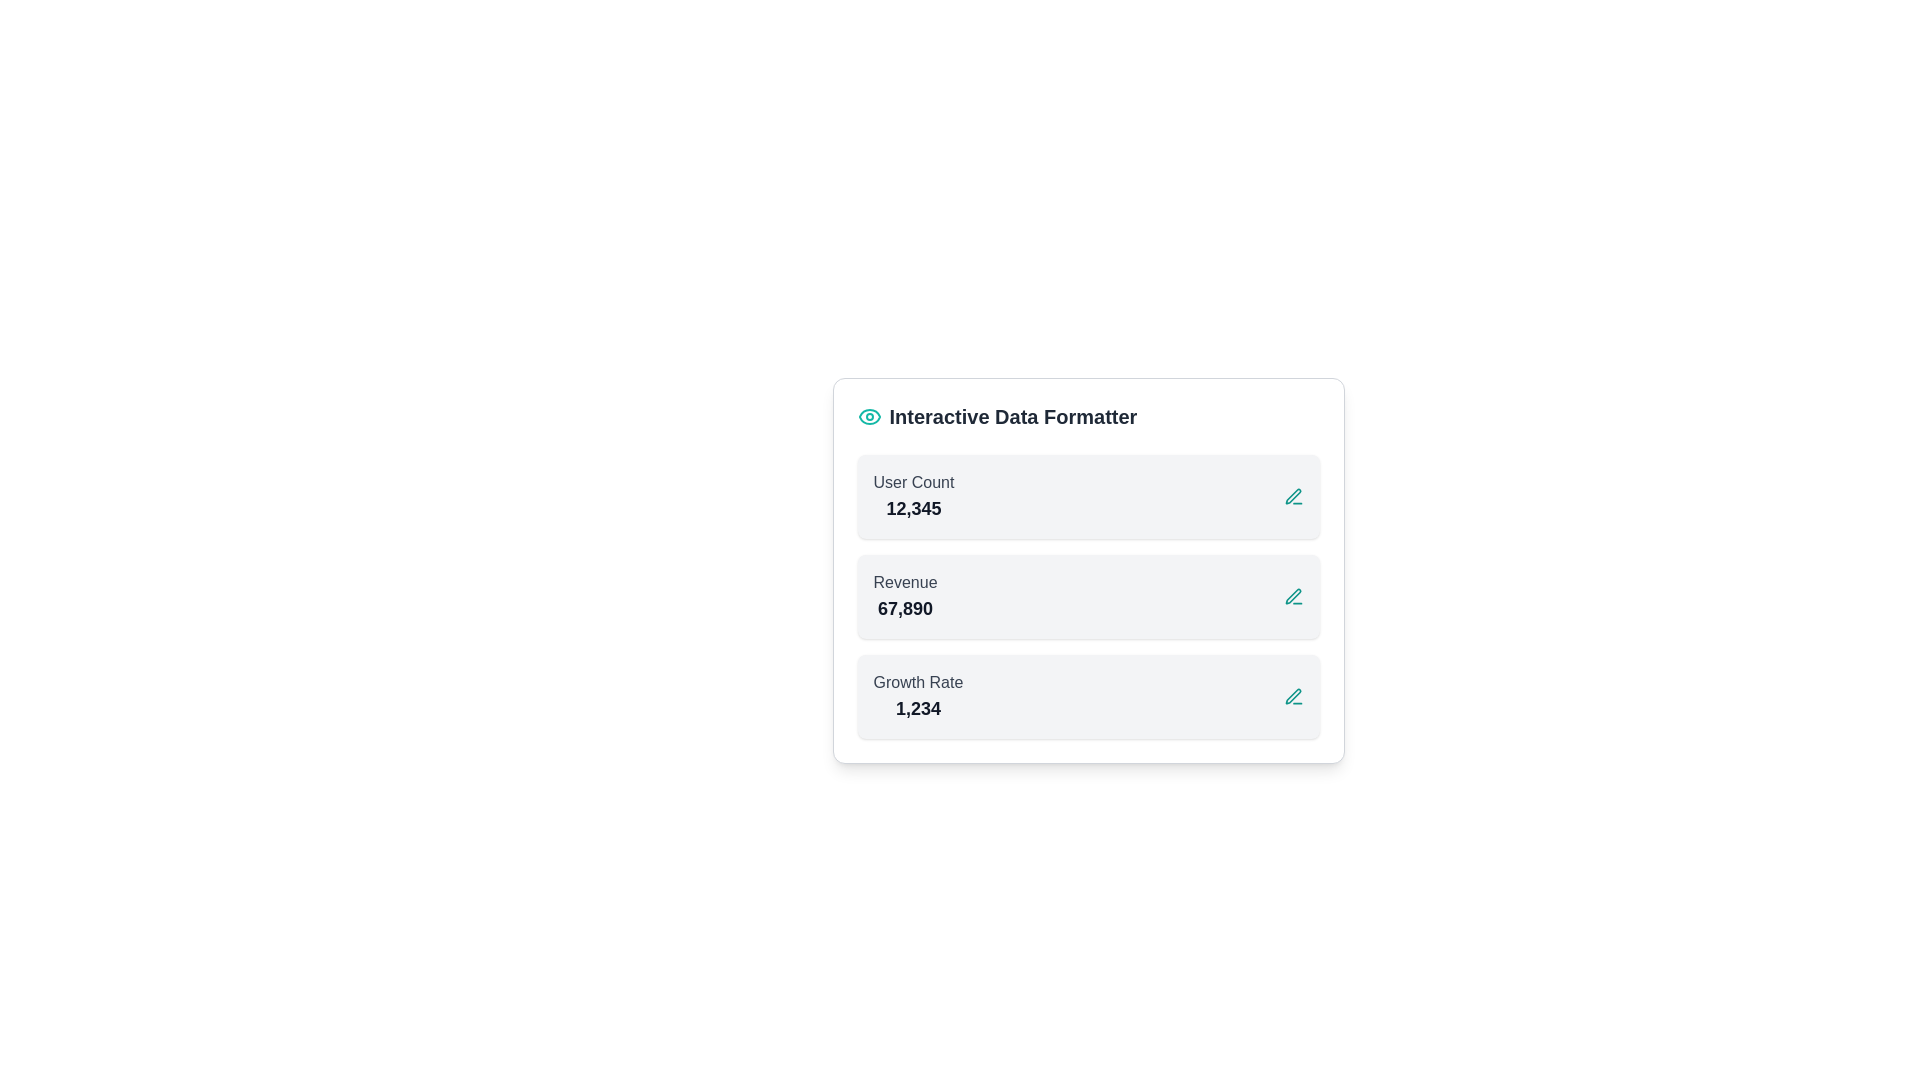  Describe the element at coordinates (904, 582) in the screenshot. I see `the descriptive text label that provides context for the revenue data '67,890', located in the second section of the 'Interactive Data Formatter' panel` at that location.